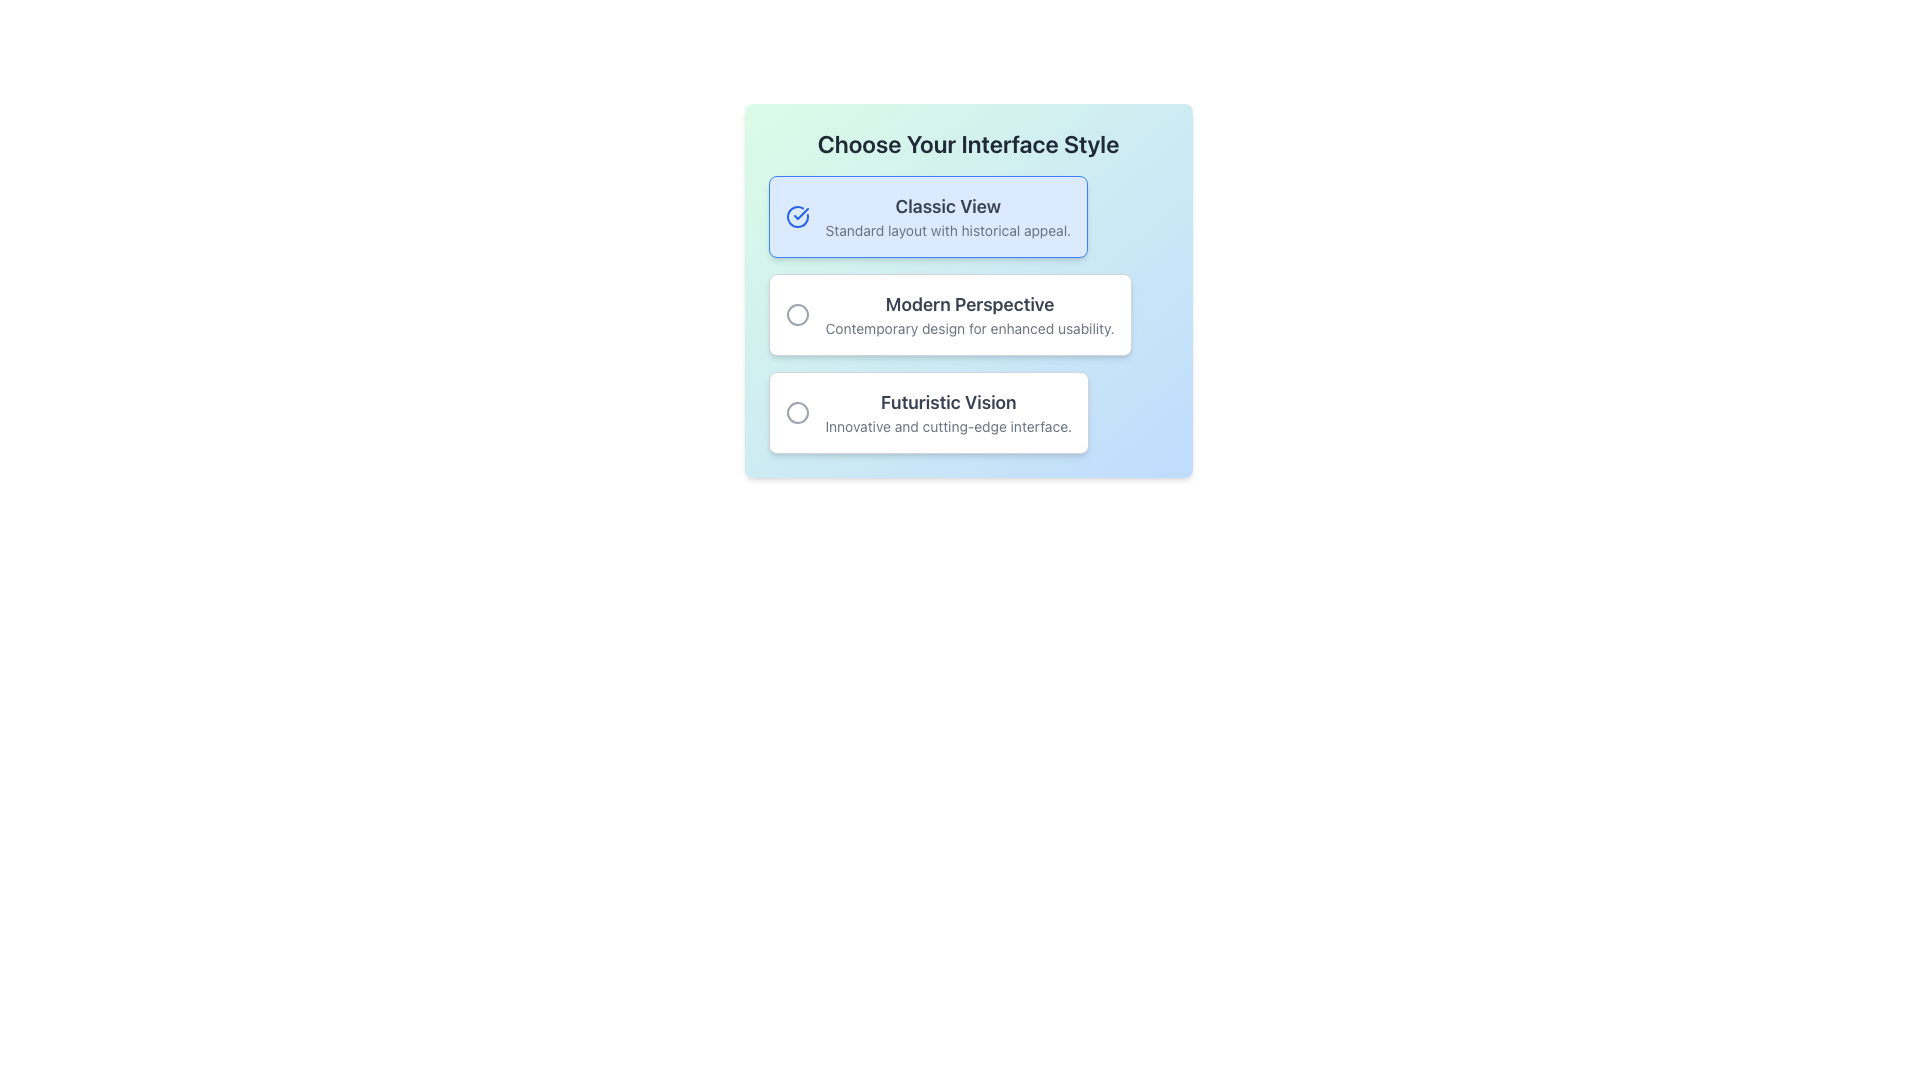 The width and height of the screenshot is (1920, 1080). Describe the element at coordinates (947, 207) in the screenshot. I see `the bold text label reading 'Classic View' that is styled with a larger font size and gray color, located at the top of the box indicating selection` at that location.